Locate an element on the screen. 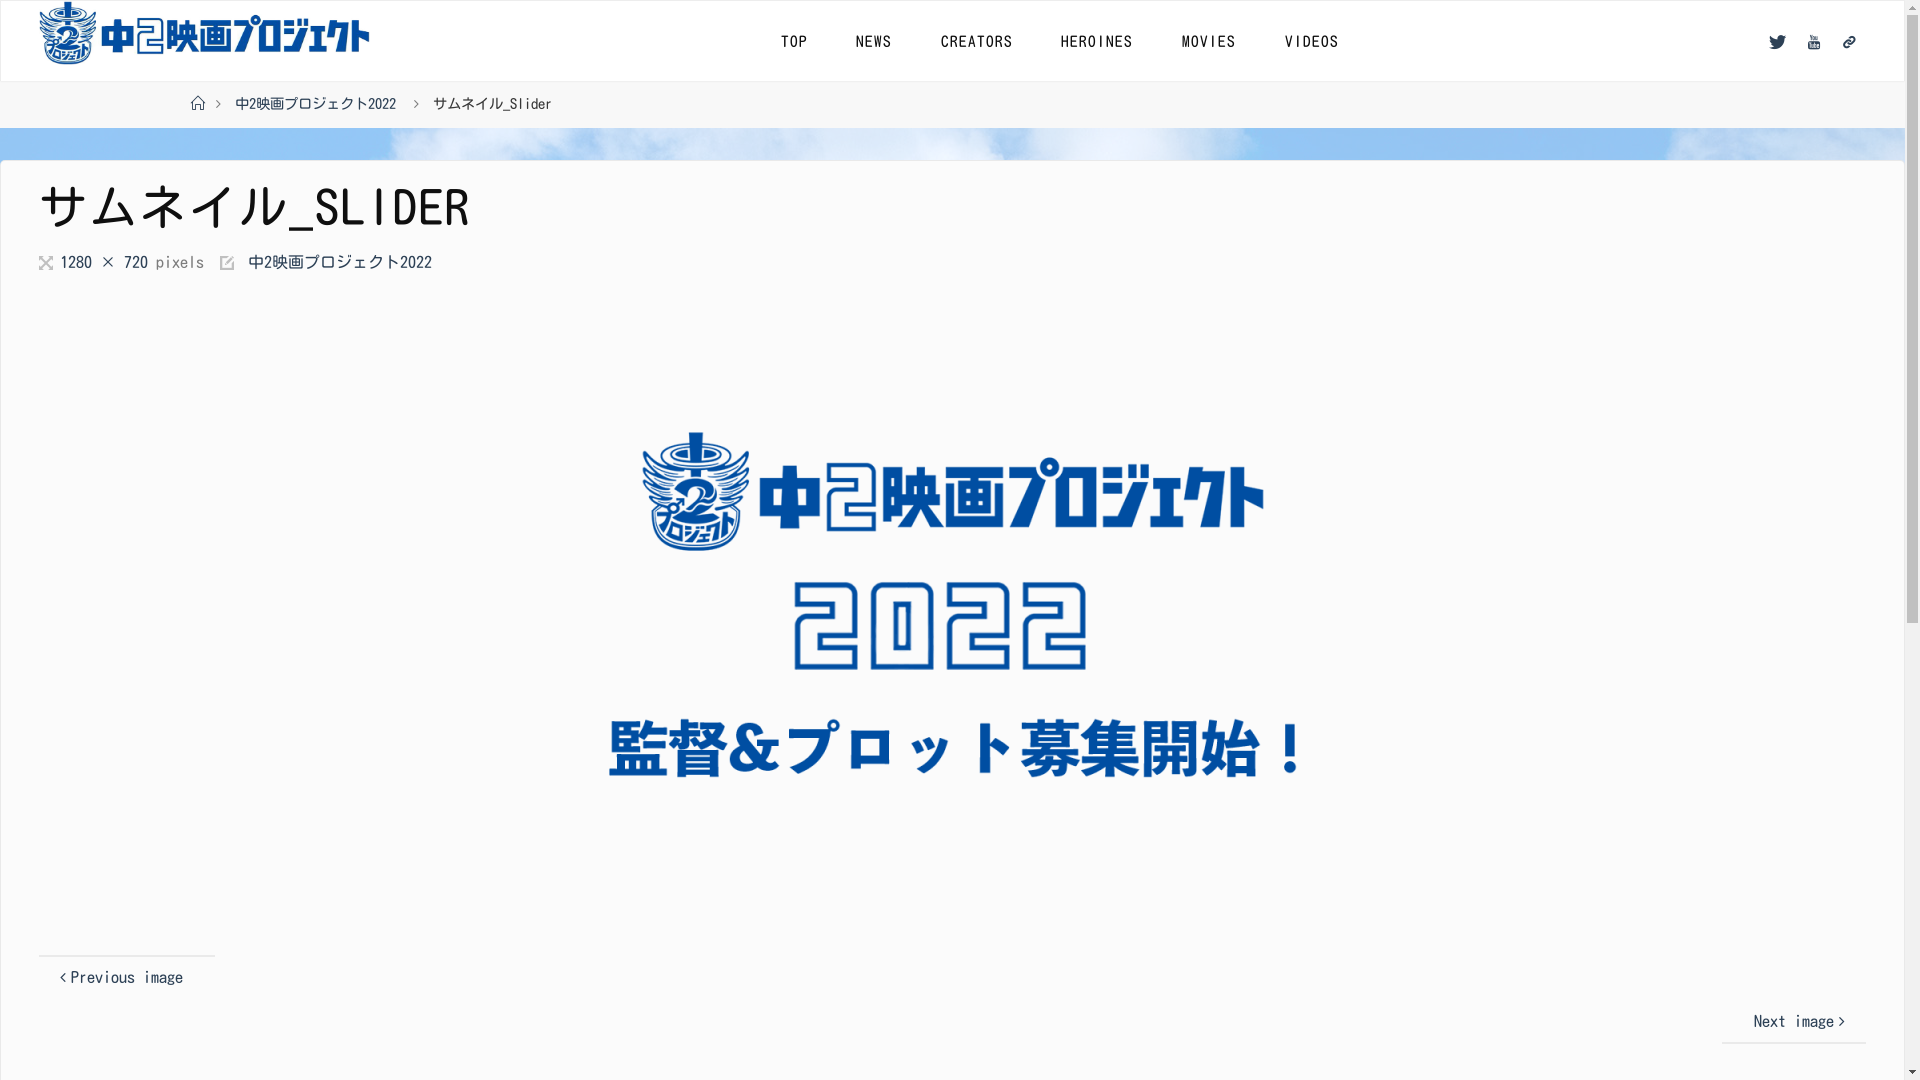  'Previous image' is located at coordinates (125, 976).